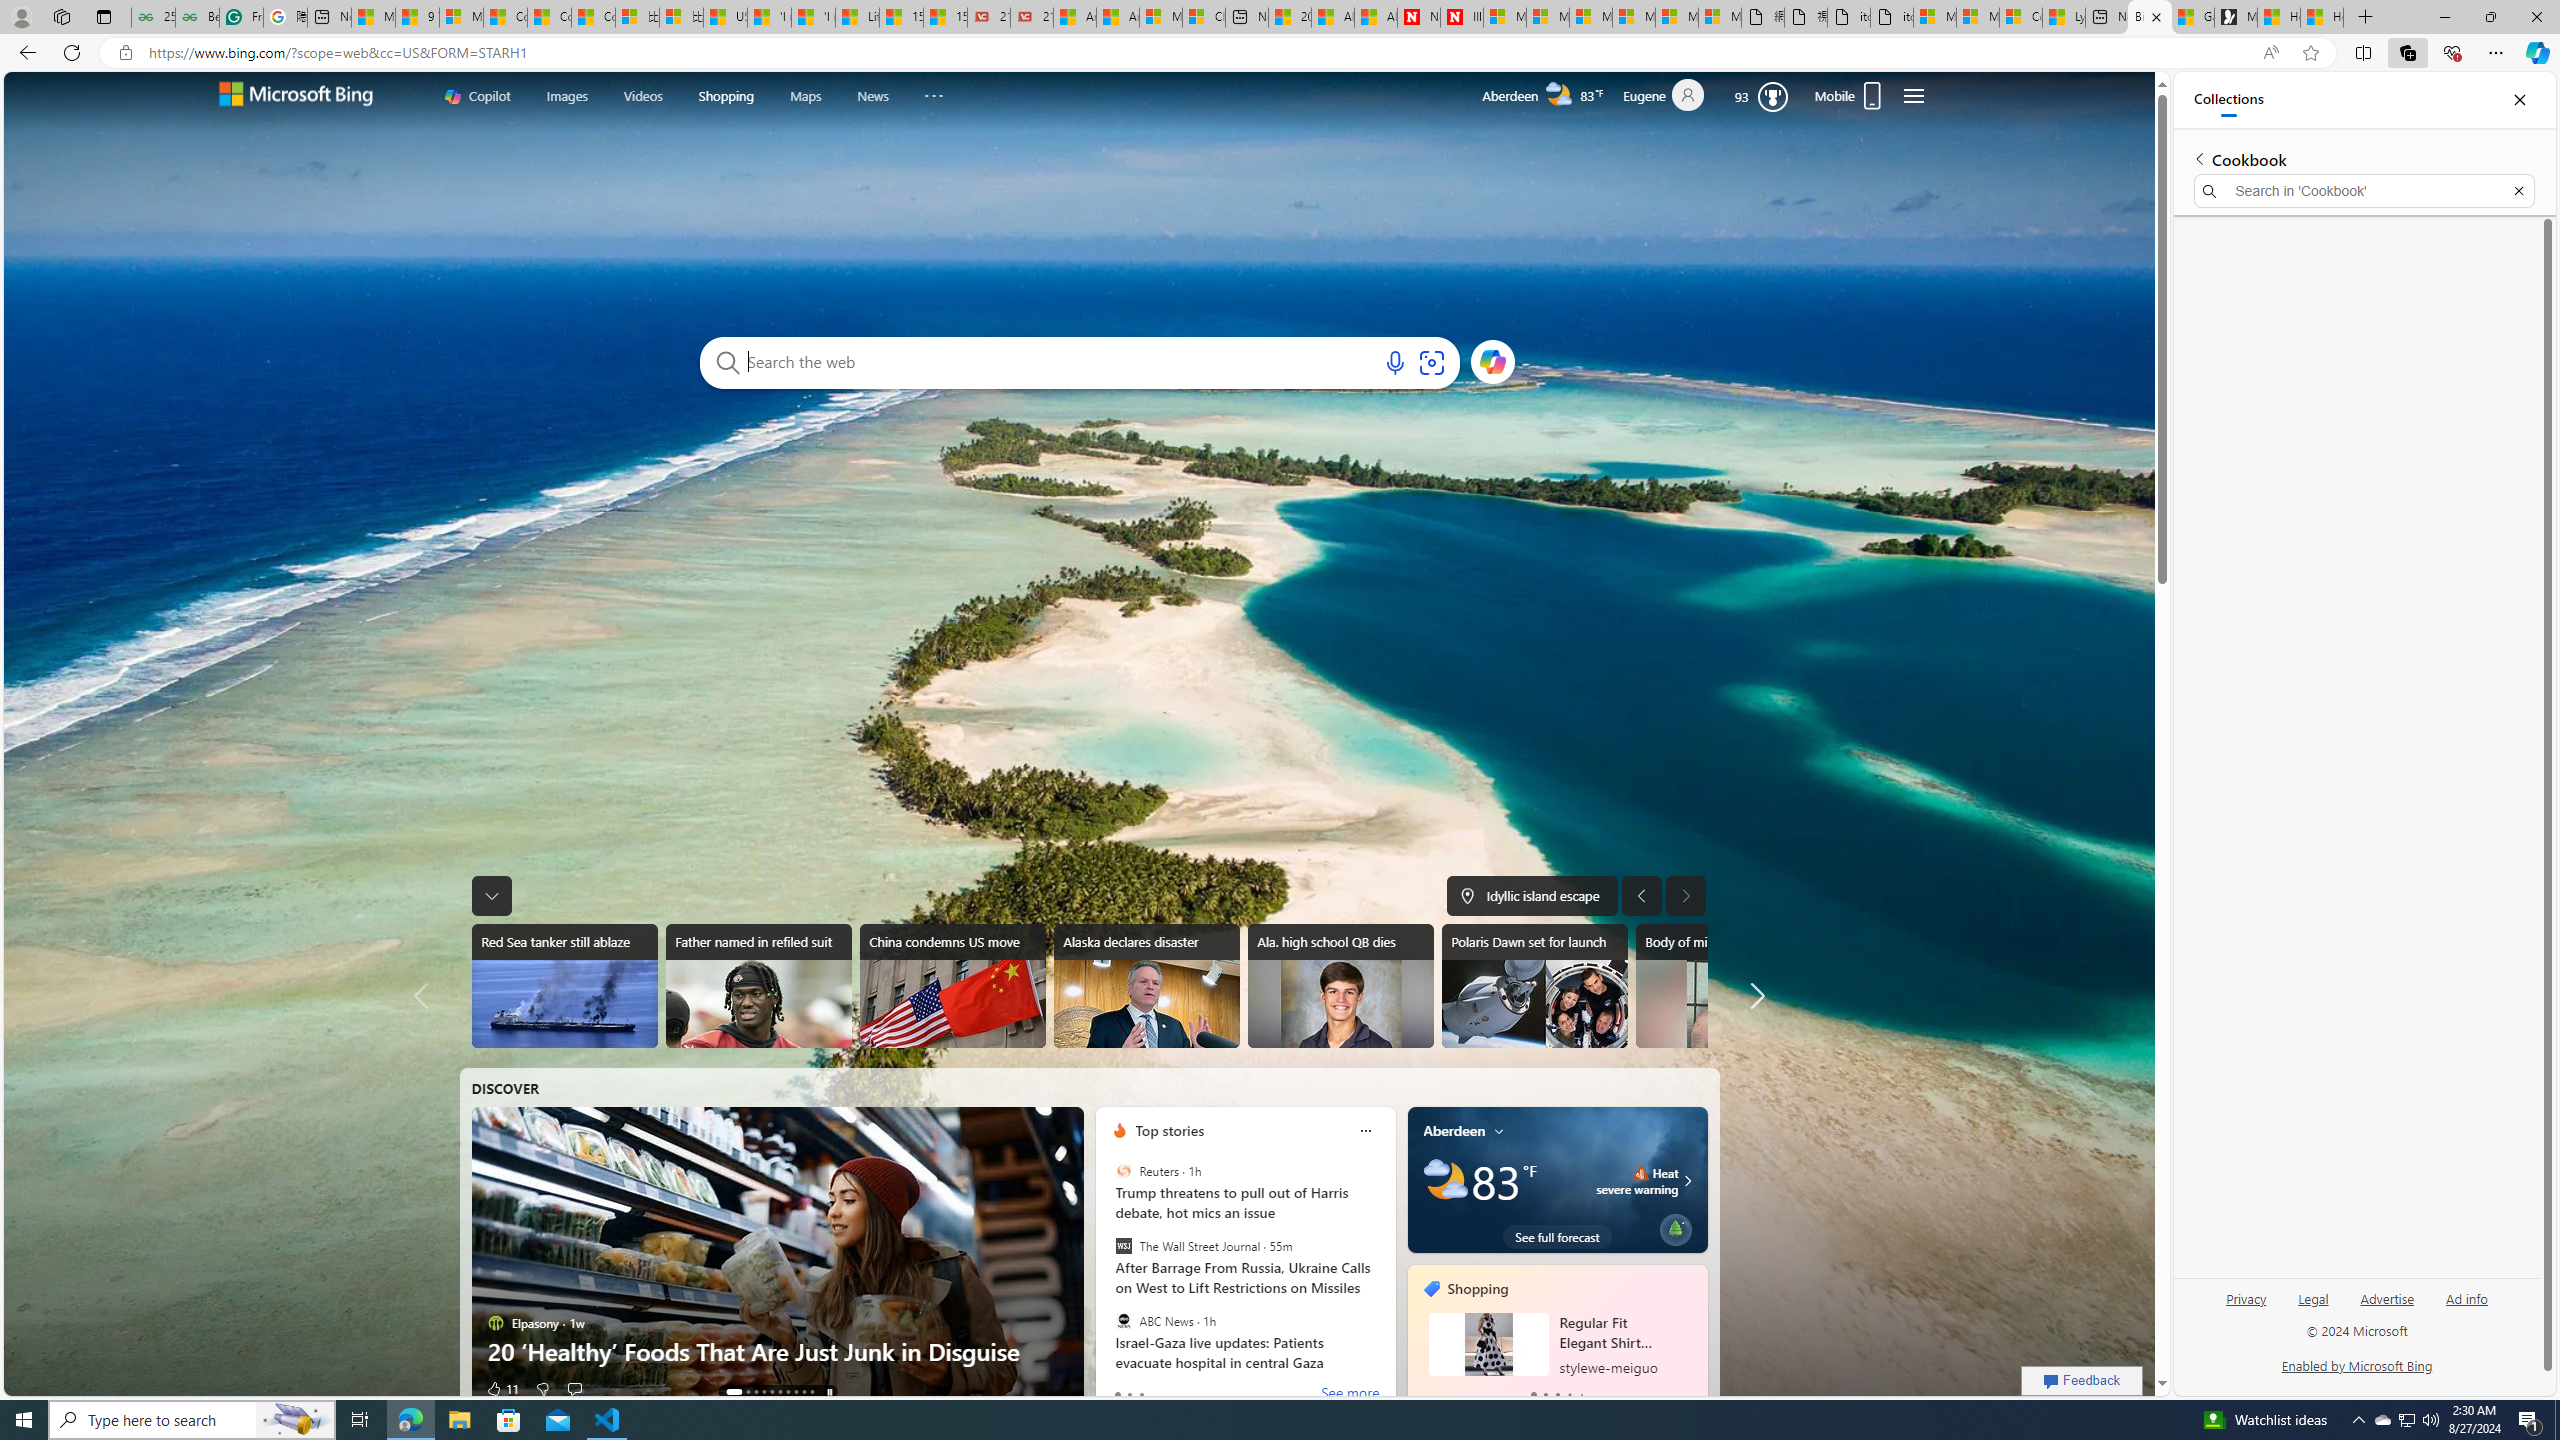  I want to click on 'Maps', so click(806, 95).